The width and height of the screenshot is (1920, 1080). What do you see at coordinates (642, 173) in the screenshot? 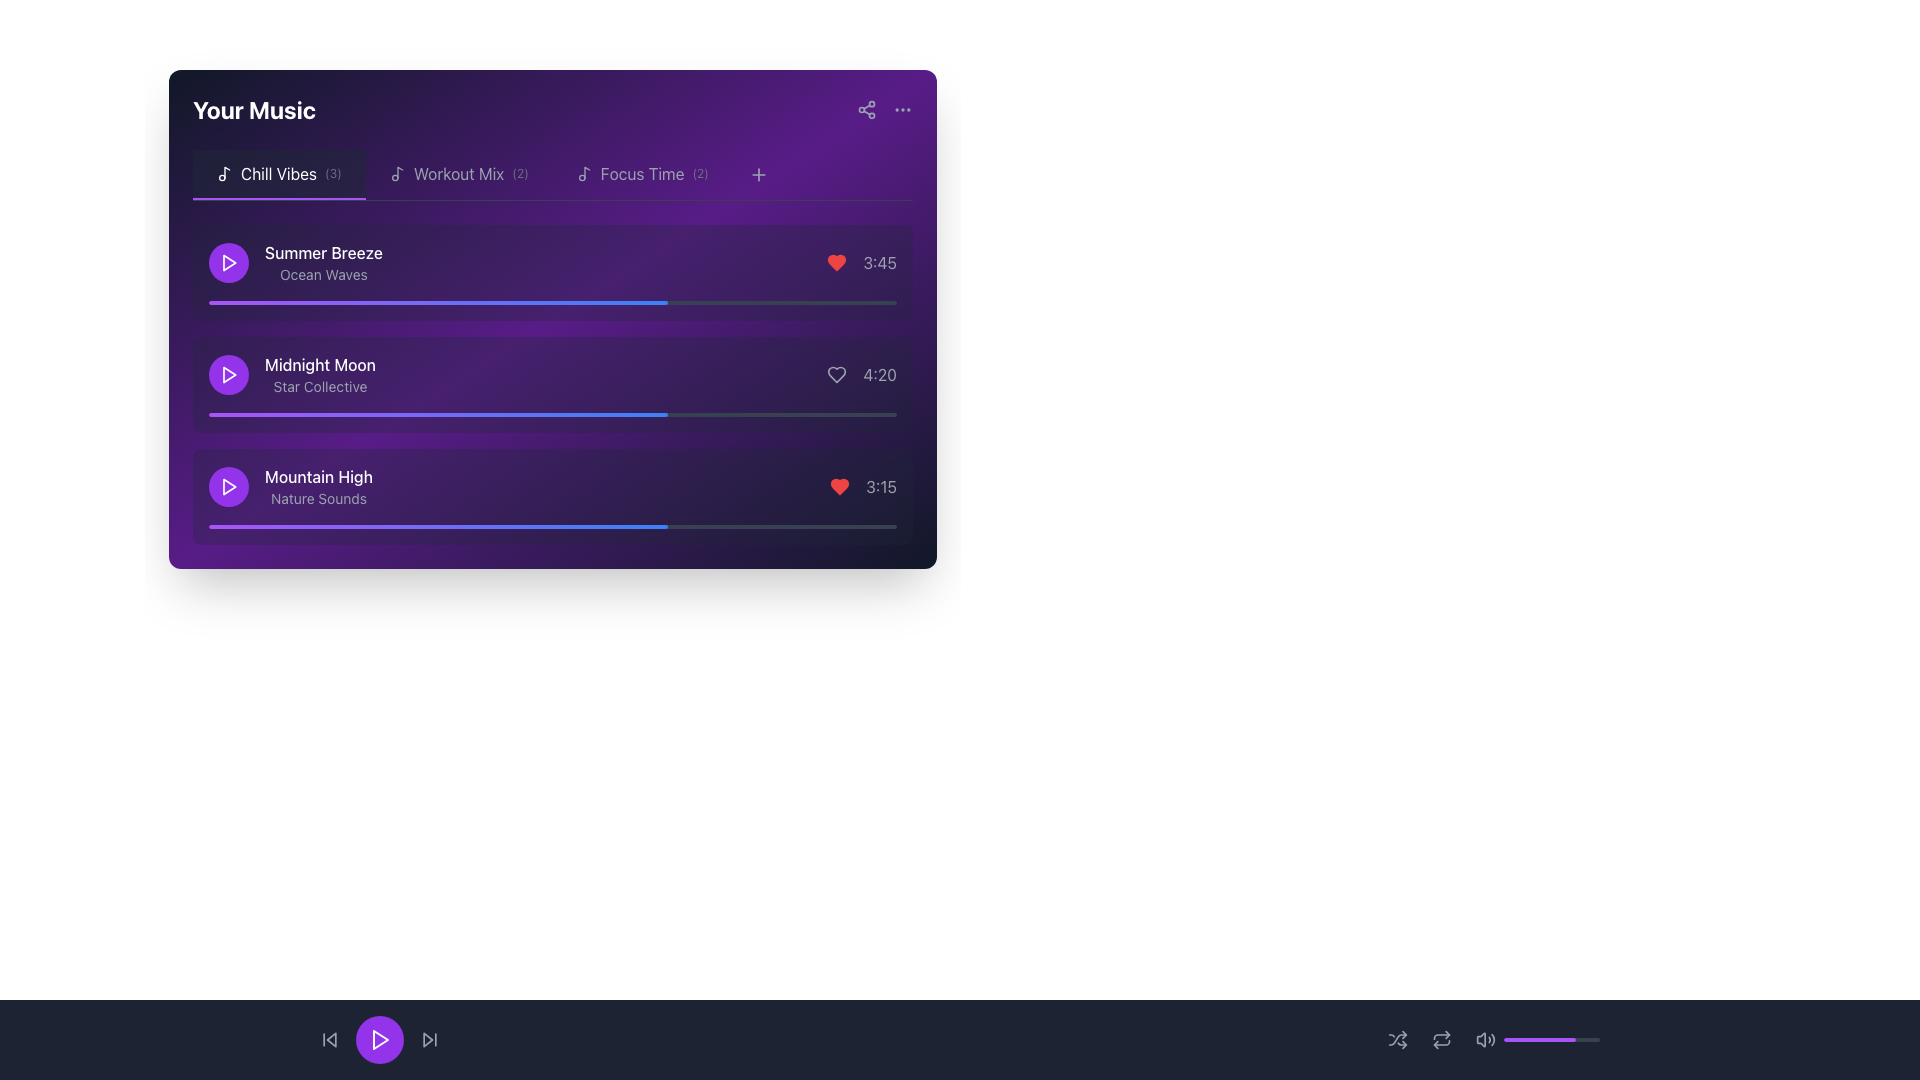
I see `the 'Focus Time (2)' tab in the navigation bar` at bounding box center [642, 173].